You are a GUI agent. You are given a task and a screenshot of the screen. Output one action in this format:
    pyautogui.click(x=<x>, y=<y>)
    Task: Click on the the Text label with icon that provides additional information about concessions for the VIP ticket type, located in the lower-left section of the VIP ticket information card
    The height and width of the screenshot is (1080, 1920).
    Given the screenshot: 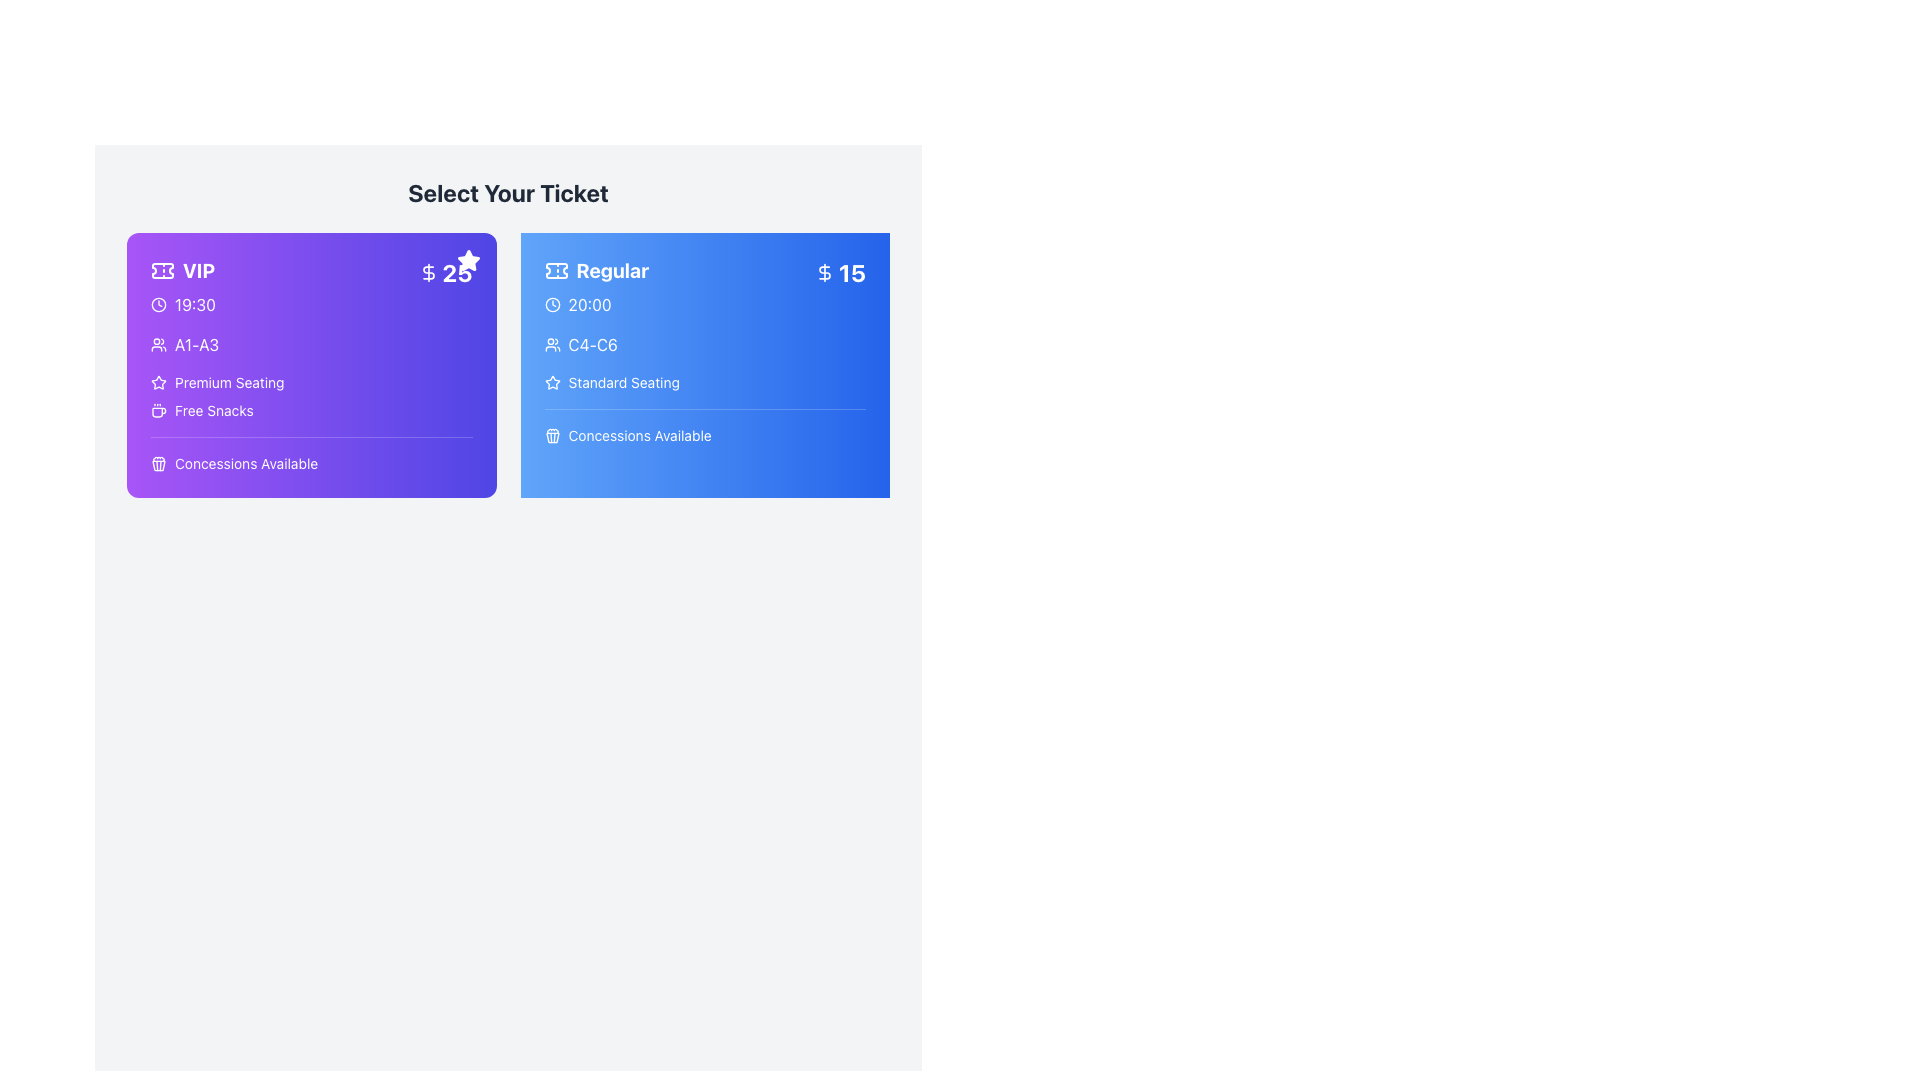 What is the action you would take?
    pyautogui.click(x=234, y=463)
    